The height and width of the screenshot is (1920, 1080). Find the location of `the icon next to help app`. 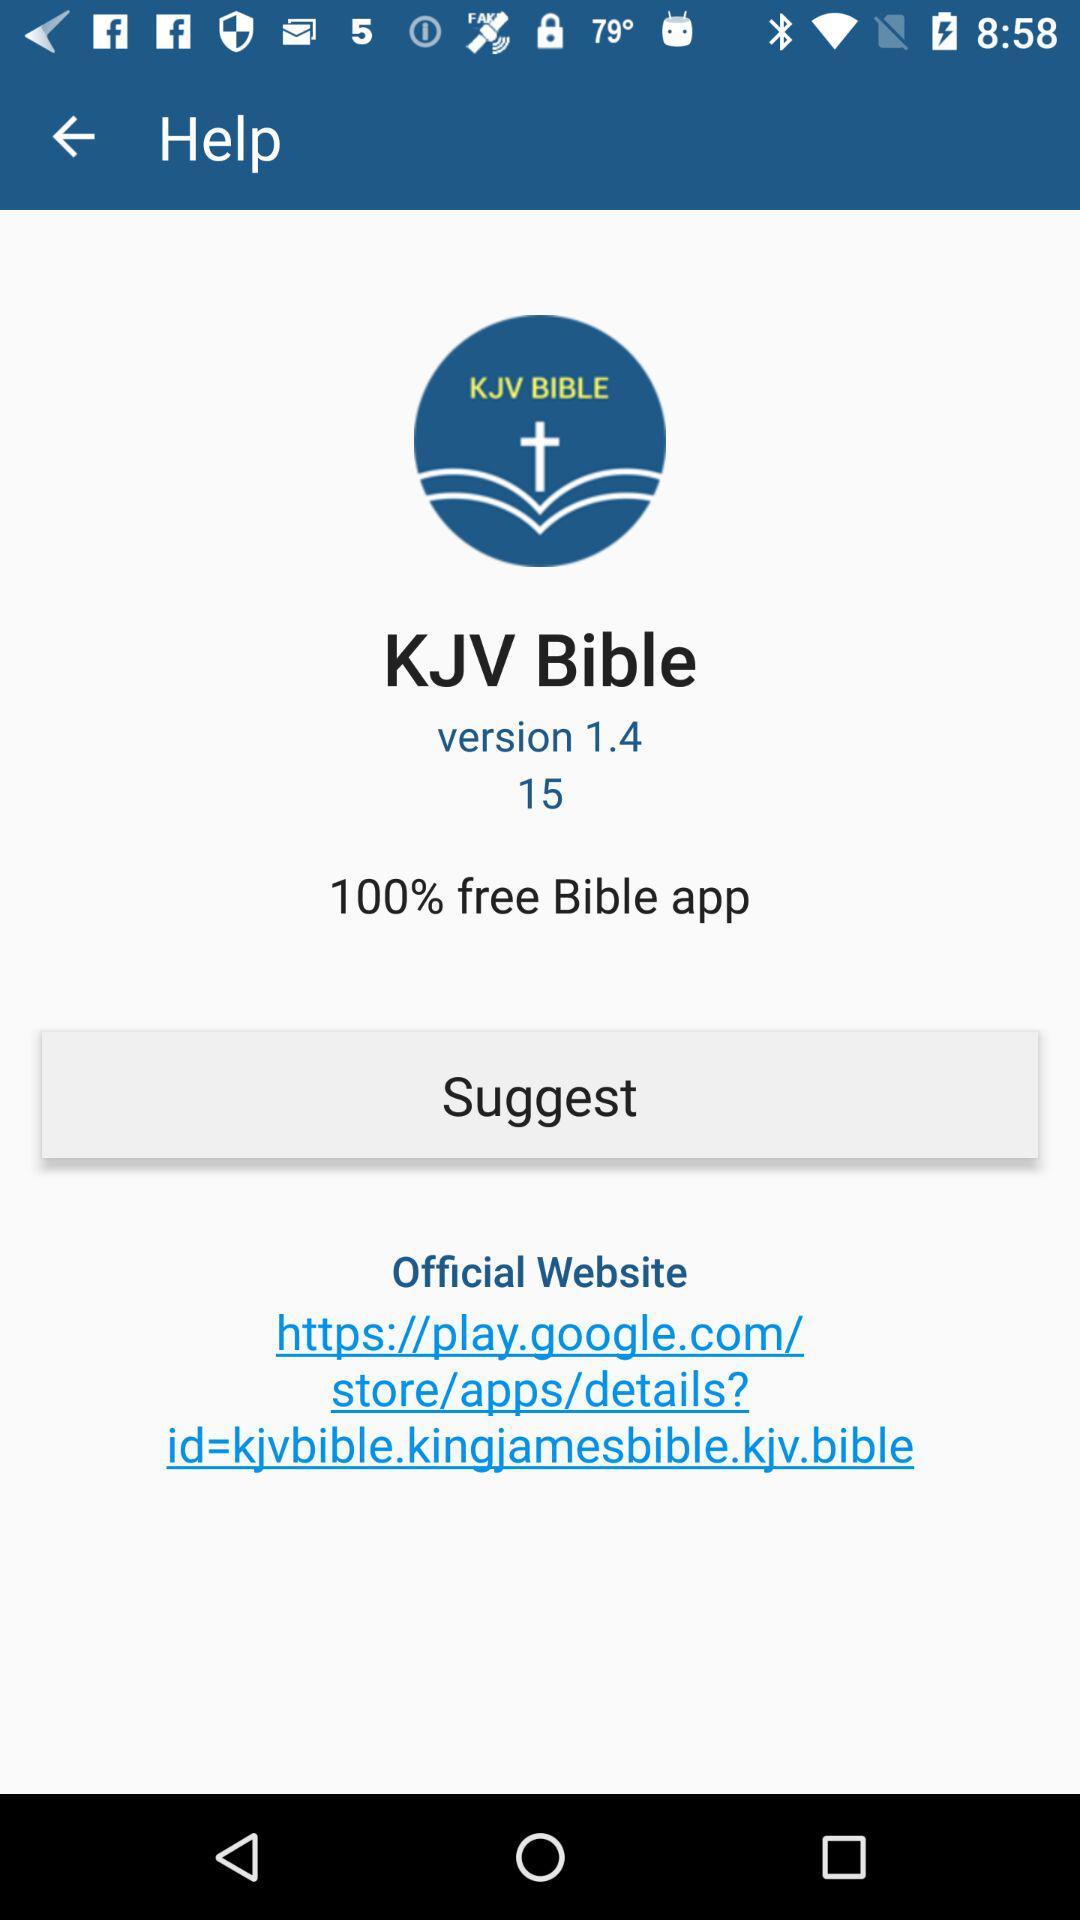

the icon next to help app is located at coordinates (72, 135).